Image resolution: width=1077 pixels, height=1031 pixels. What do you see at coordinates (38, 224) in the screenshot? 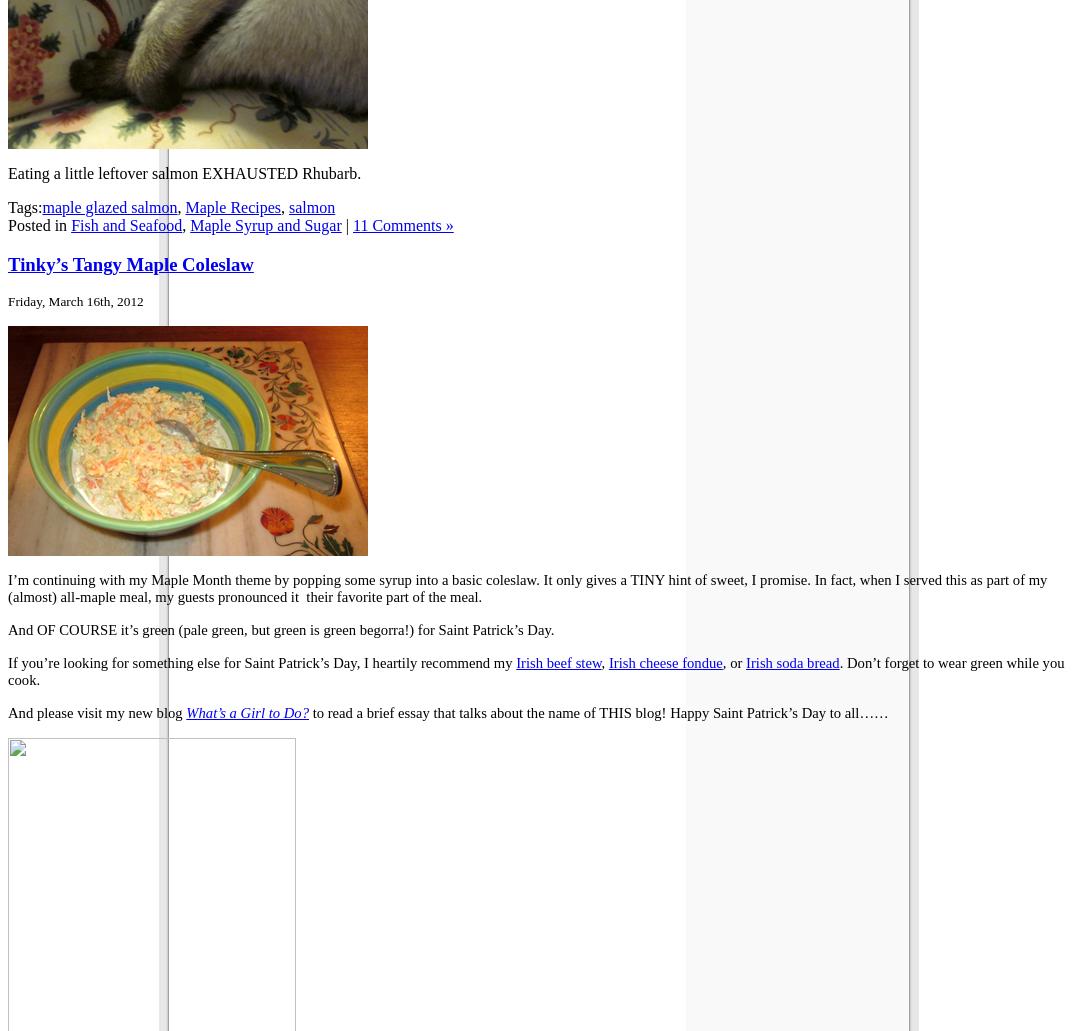
I see `'Posted in'` at bounding box center [38, 224].